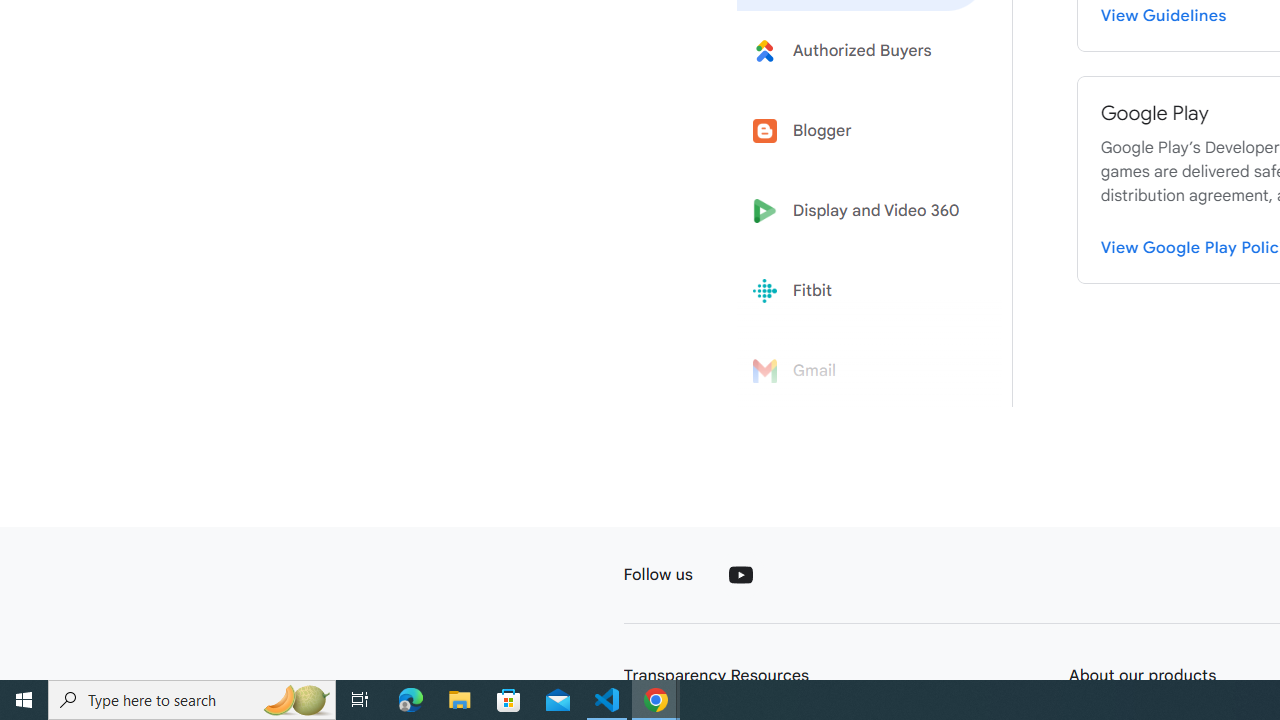 This screenshot has height=720, width=1280. Describe the element at coordinates (862, 49) in the screenshot. I see `'Learn more about Authorized Buyers'` at that location.